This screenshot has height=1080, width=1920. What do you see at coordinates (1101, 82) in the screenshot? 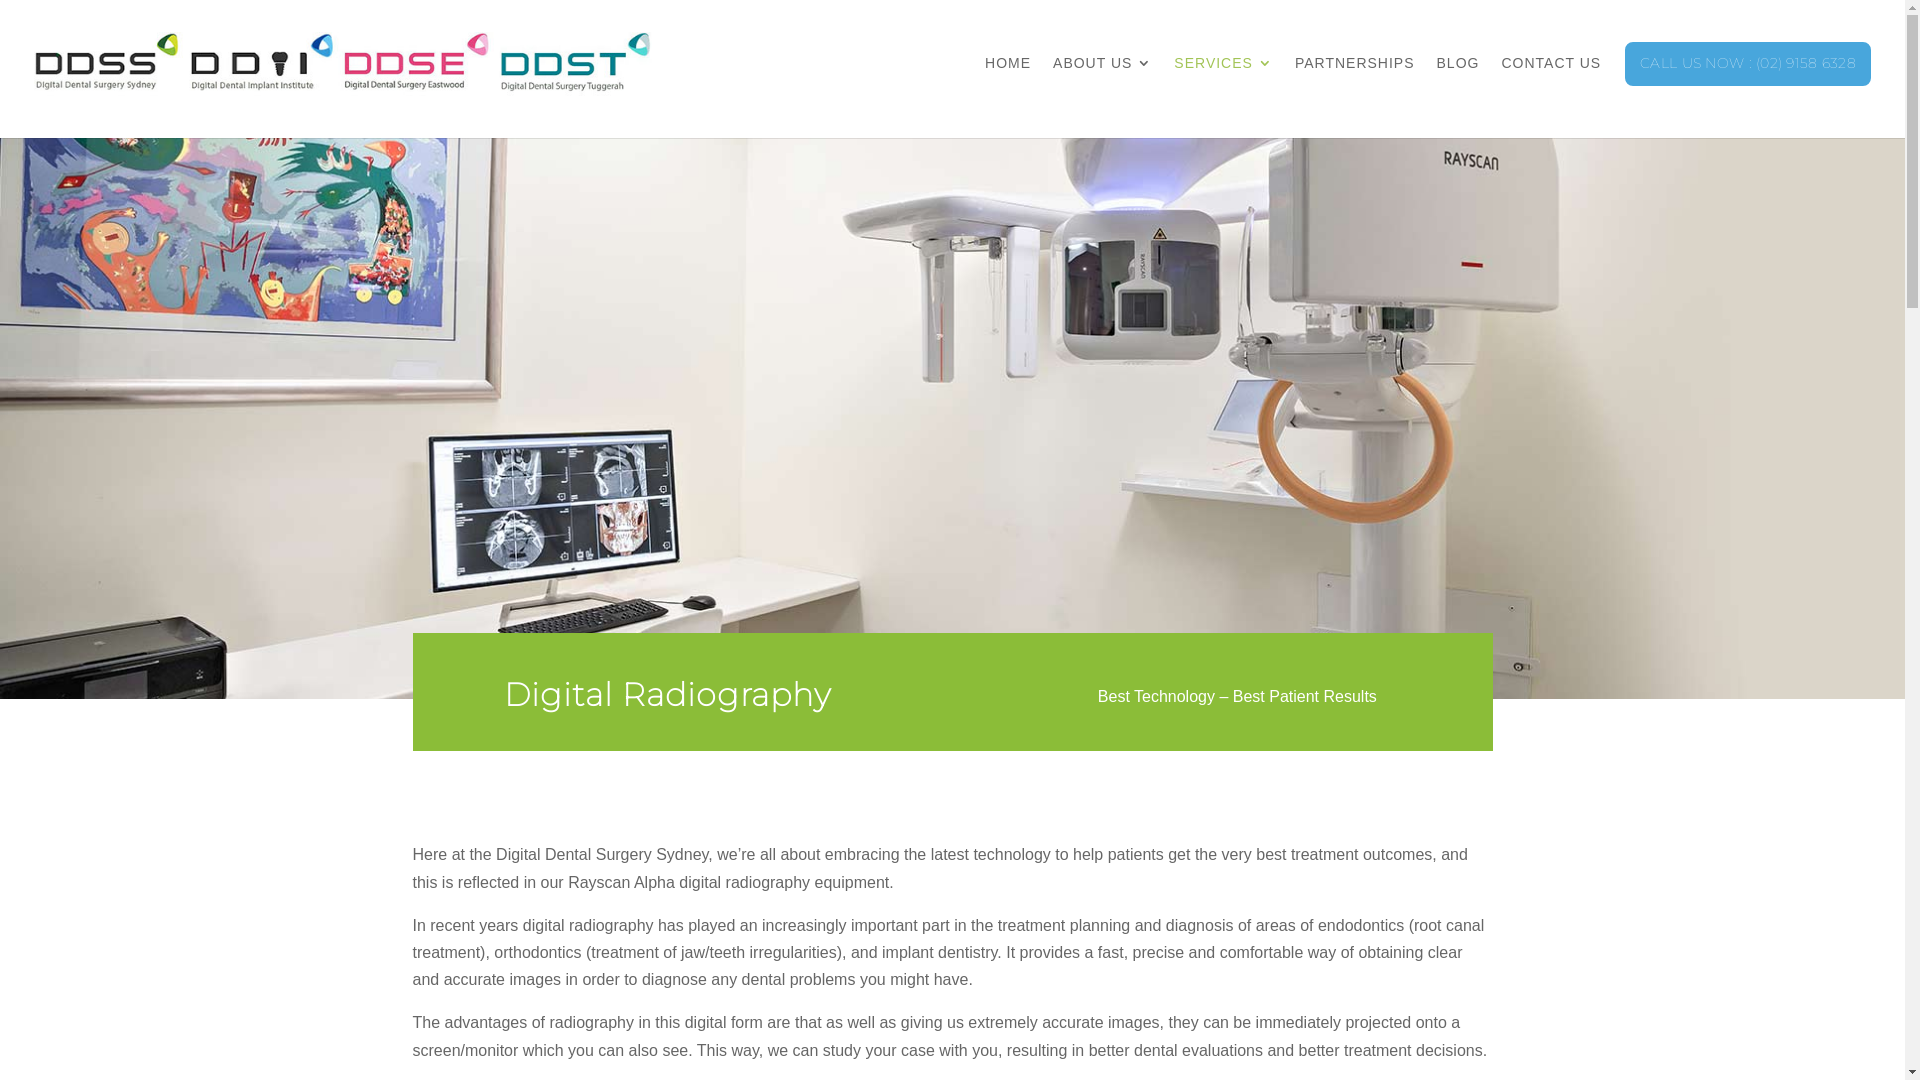
I see `'ABOUT US'` at bounding box center [1101, 82].